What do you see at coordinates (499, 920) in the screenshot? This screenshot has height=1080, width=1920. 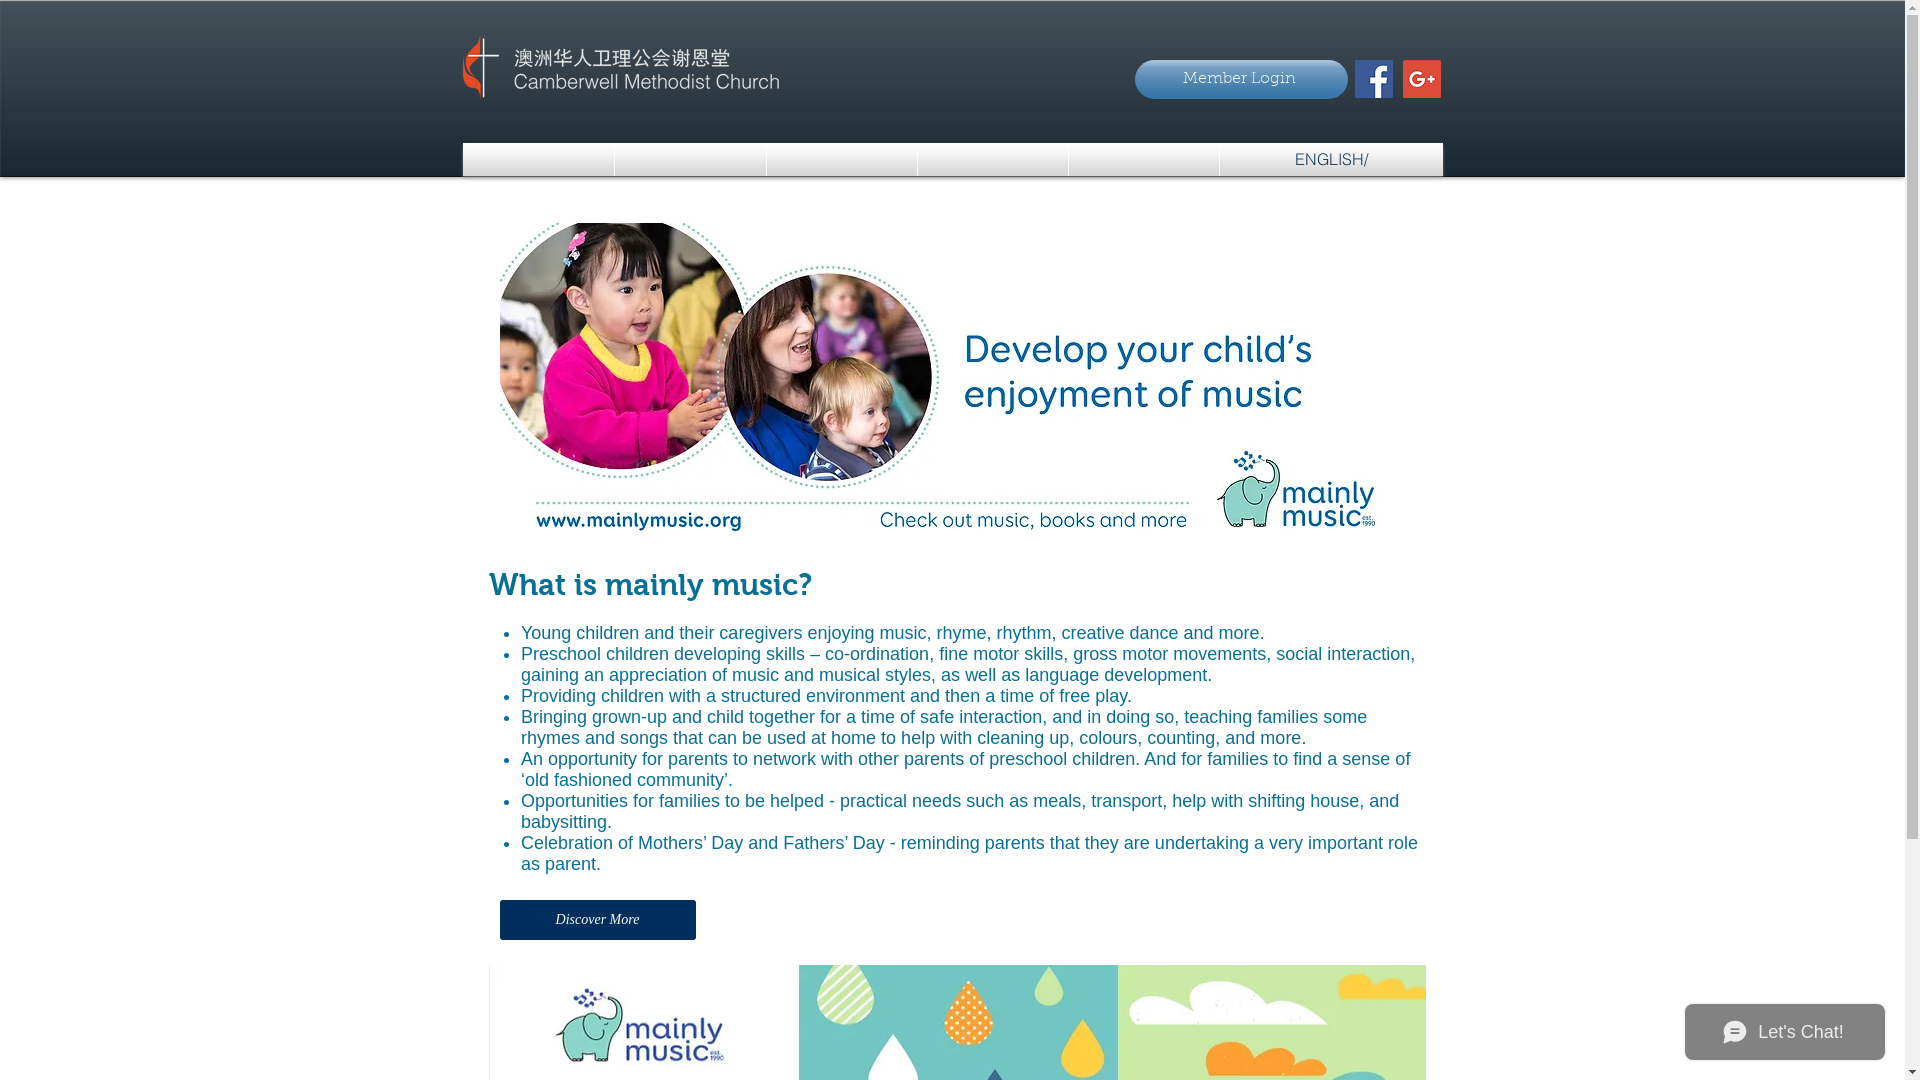 I see `'Discover More'` at bounding box center [499, 920].